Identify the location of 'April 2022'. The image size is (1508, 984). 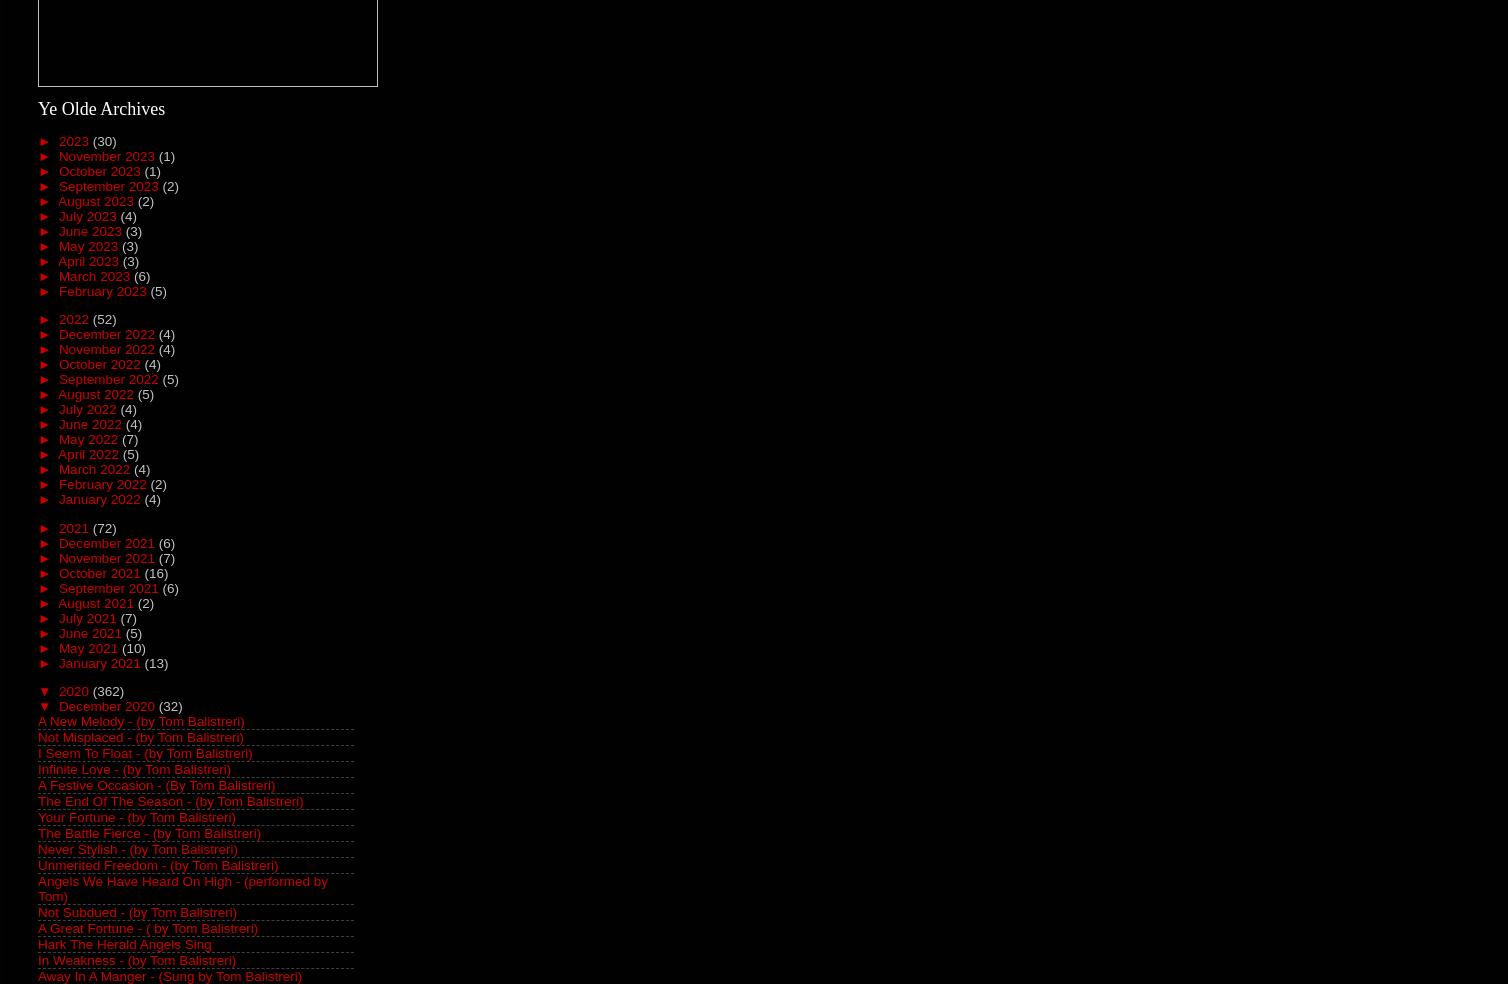
(90, 454).